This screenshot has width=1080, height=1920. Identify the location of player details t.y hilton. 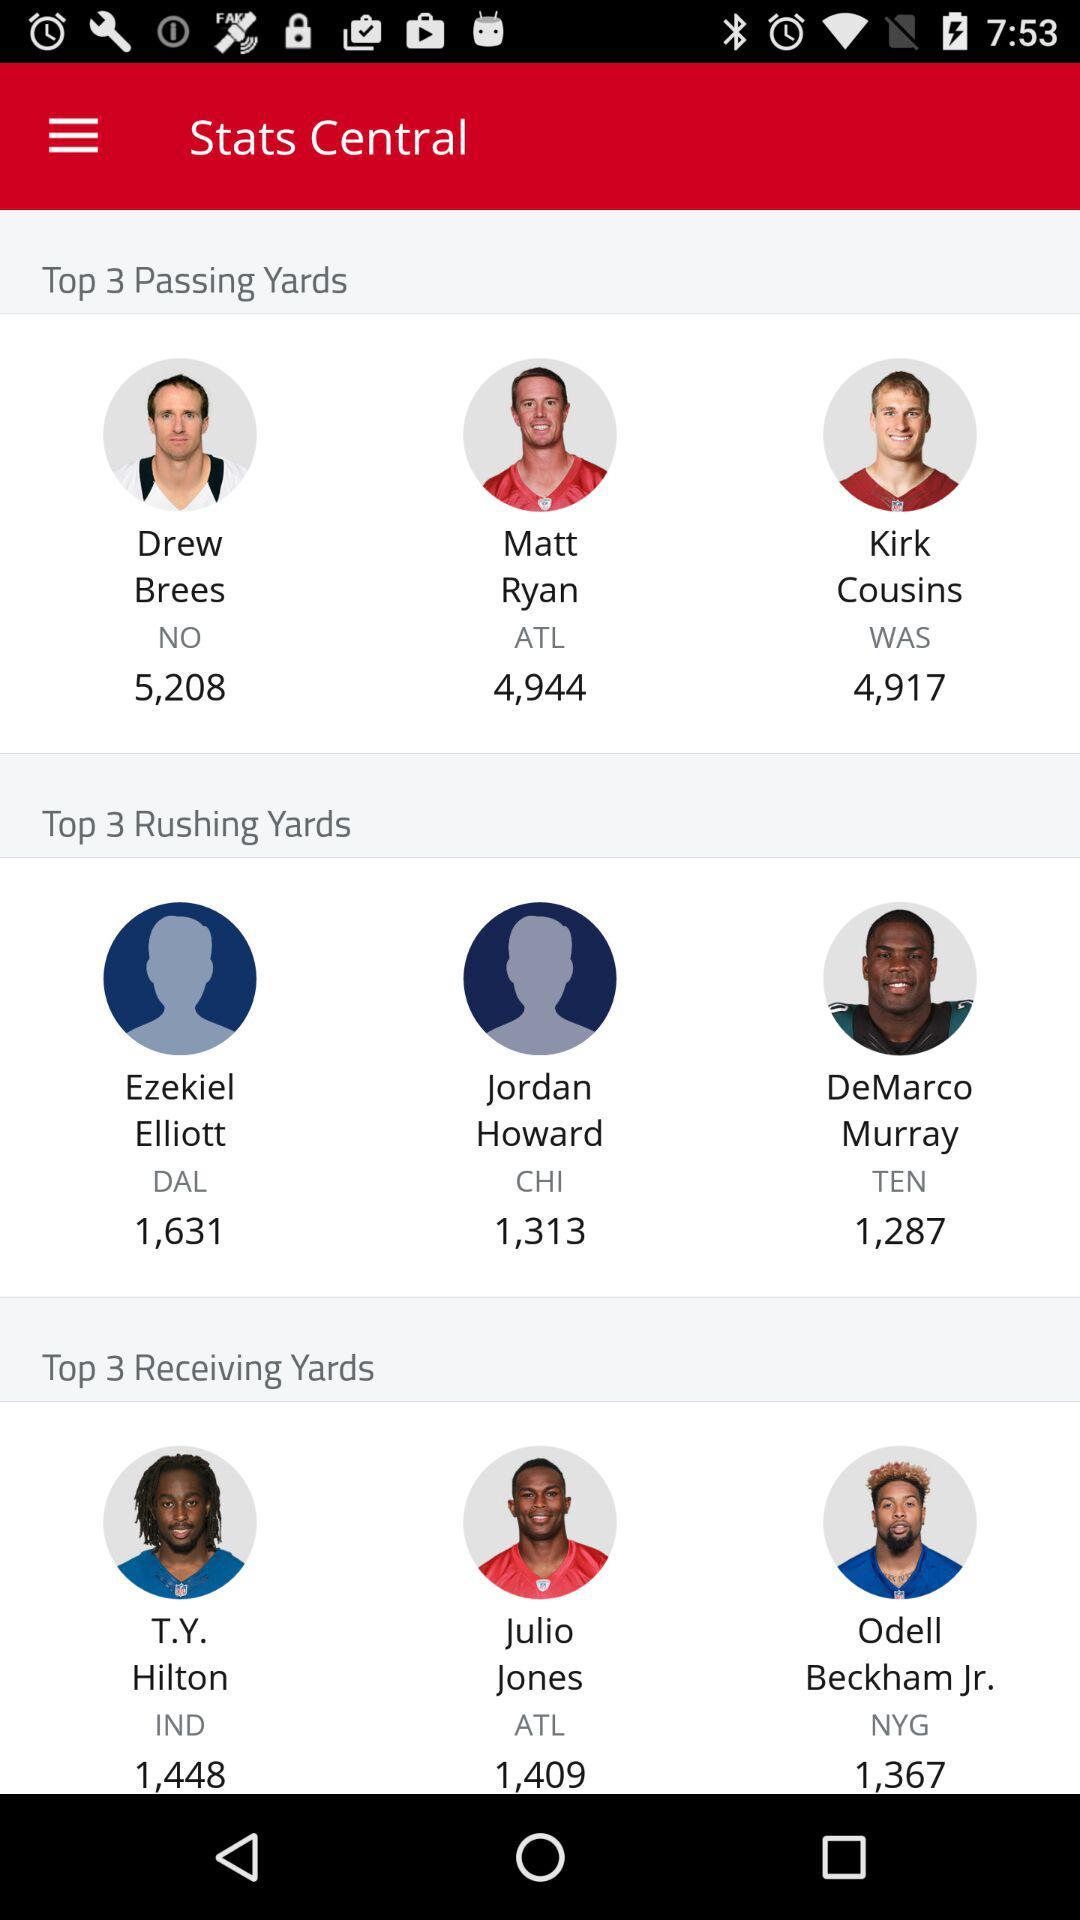
(180, 1521).